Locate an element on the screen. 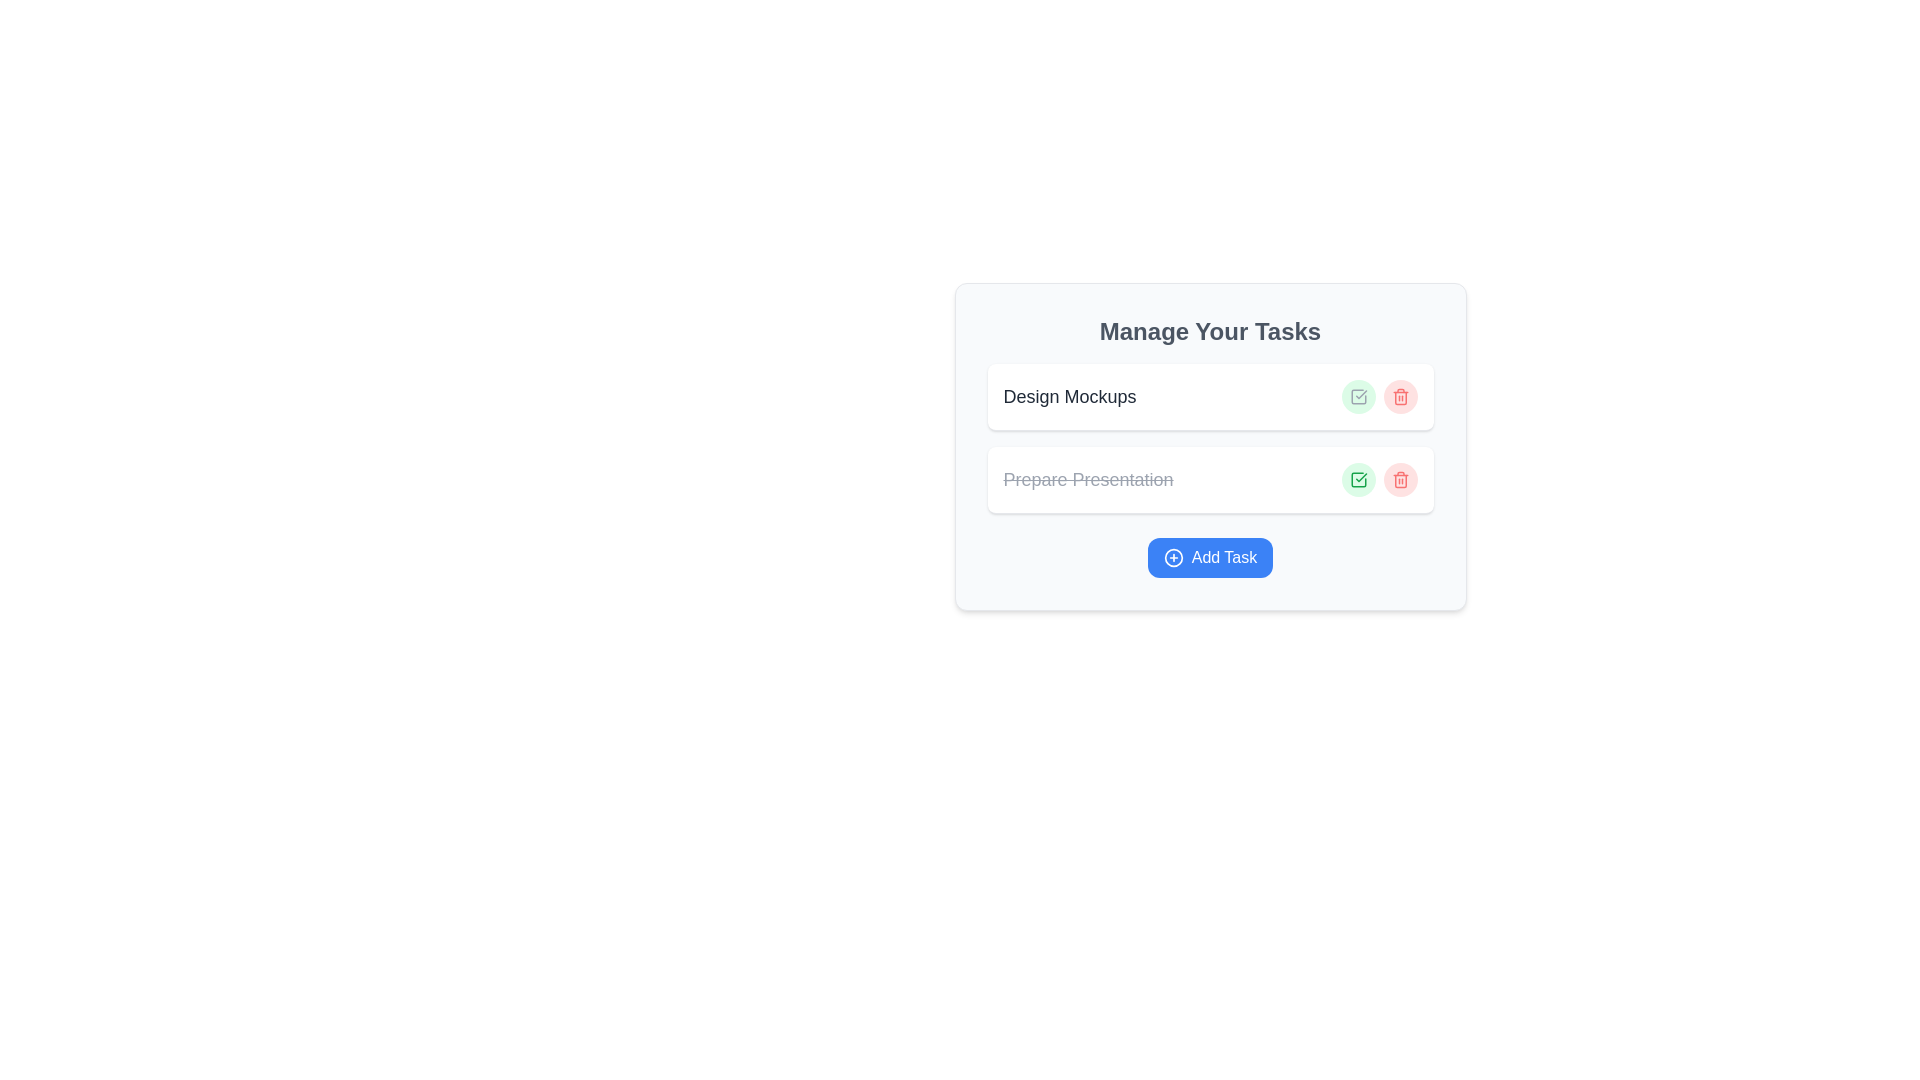 This screenshot has height=1080, width=1920. the addition icon located at the center of the 'Add Task' button at the bottom of the task management card is located at coordinates (1173, 558).